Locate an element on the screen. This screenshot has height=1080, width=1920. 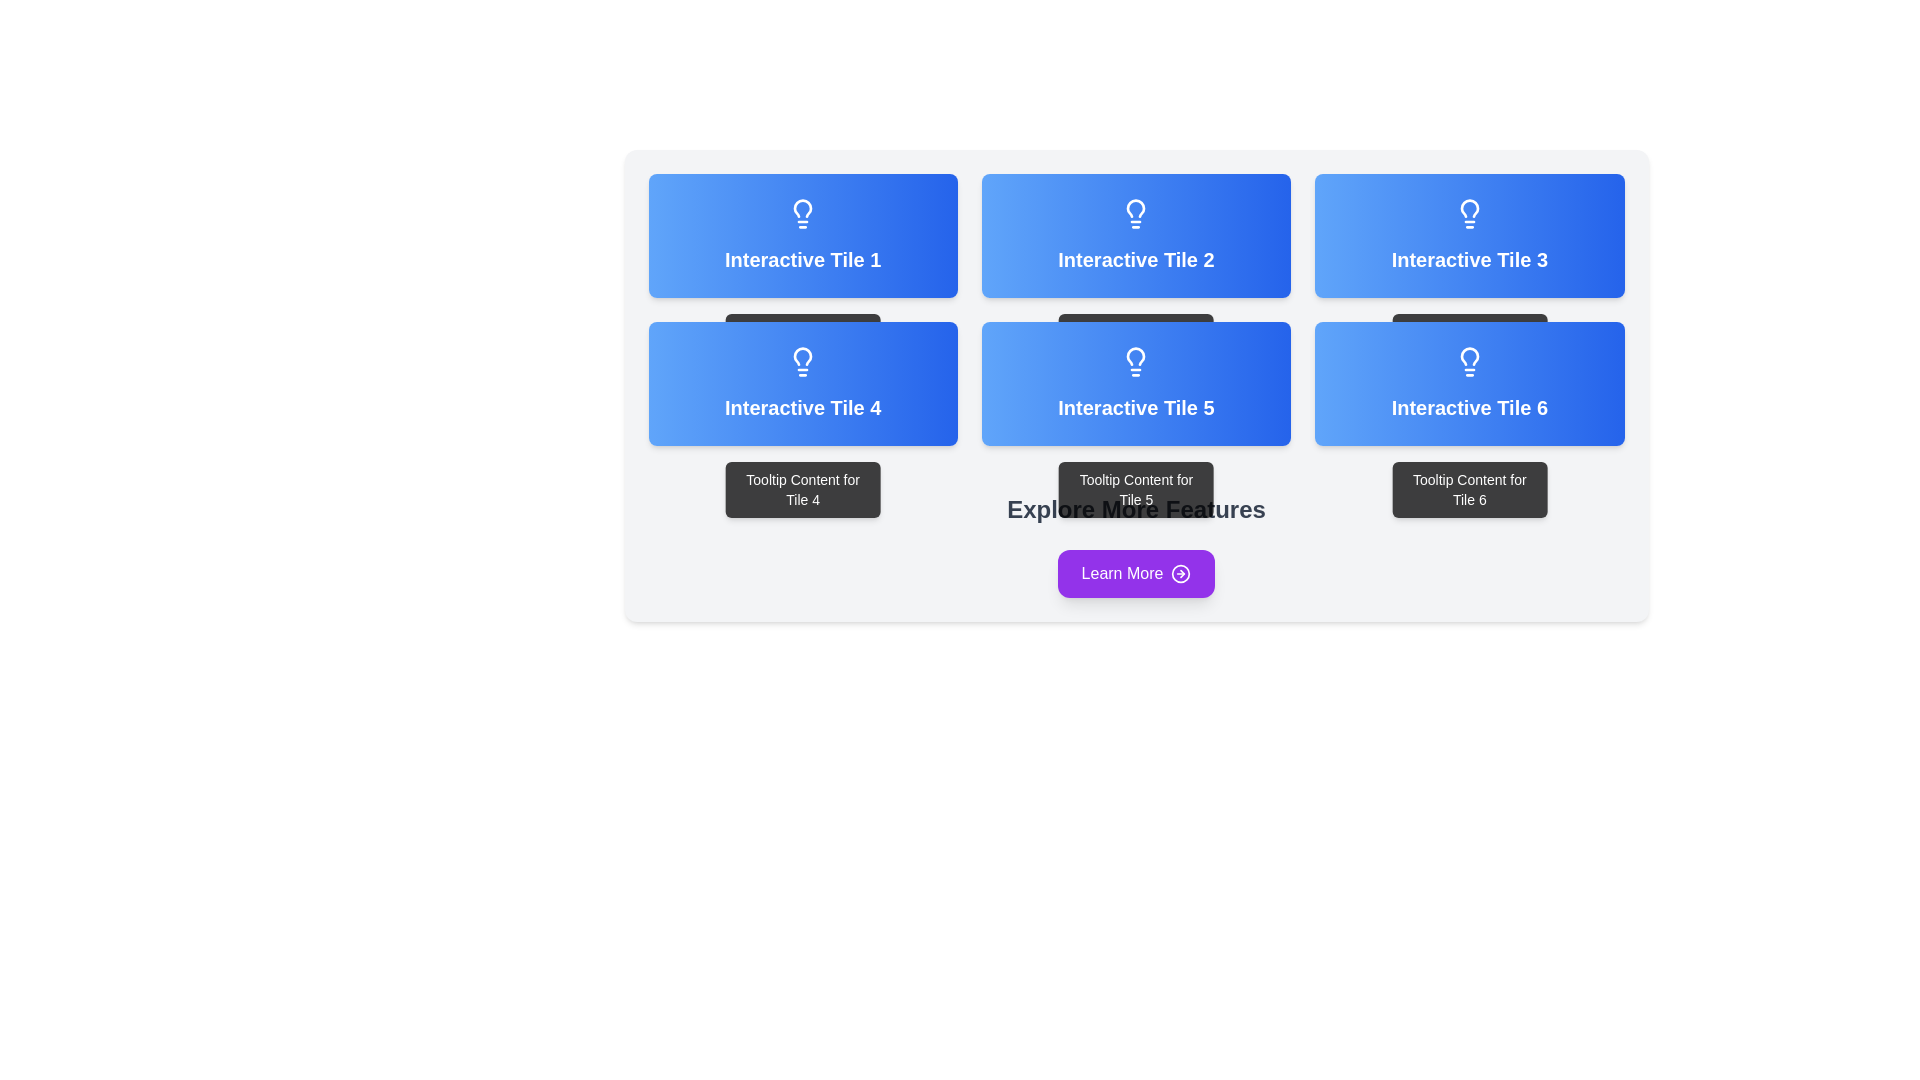
the lightbulb icon located in the 'Interactive Tile 4' section, which is centrally positioned in the leftmost tile of the second row in a grid of tiles is located at coordinates (803, 355).